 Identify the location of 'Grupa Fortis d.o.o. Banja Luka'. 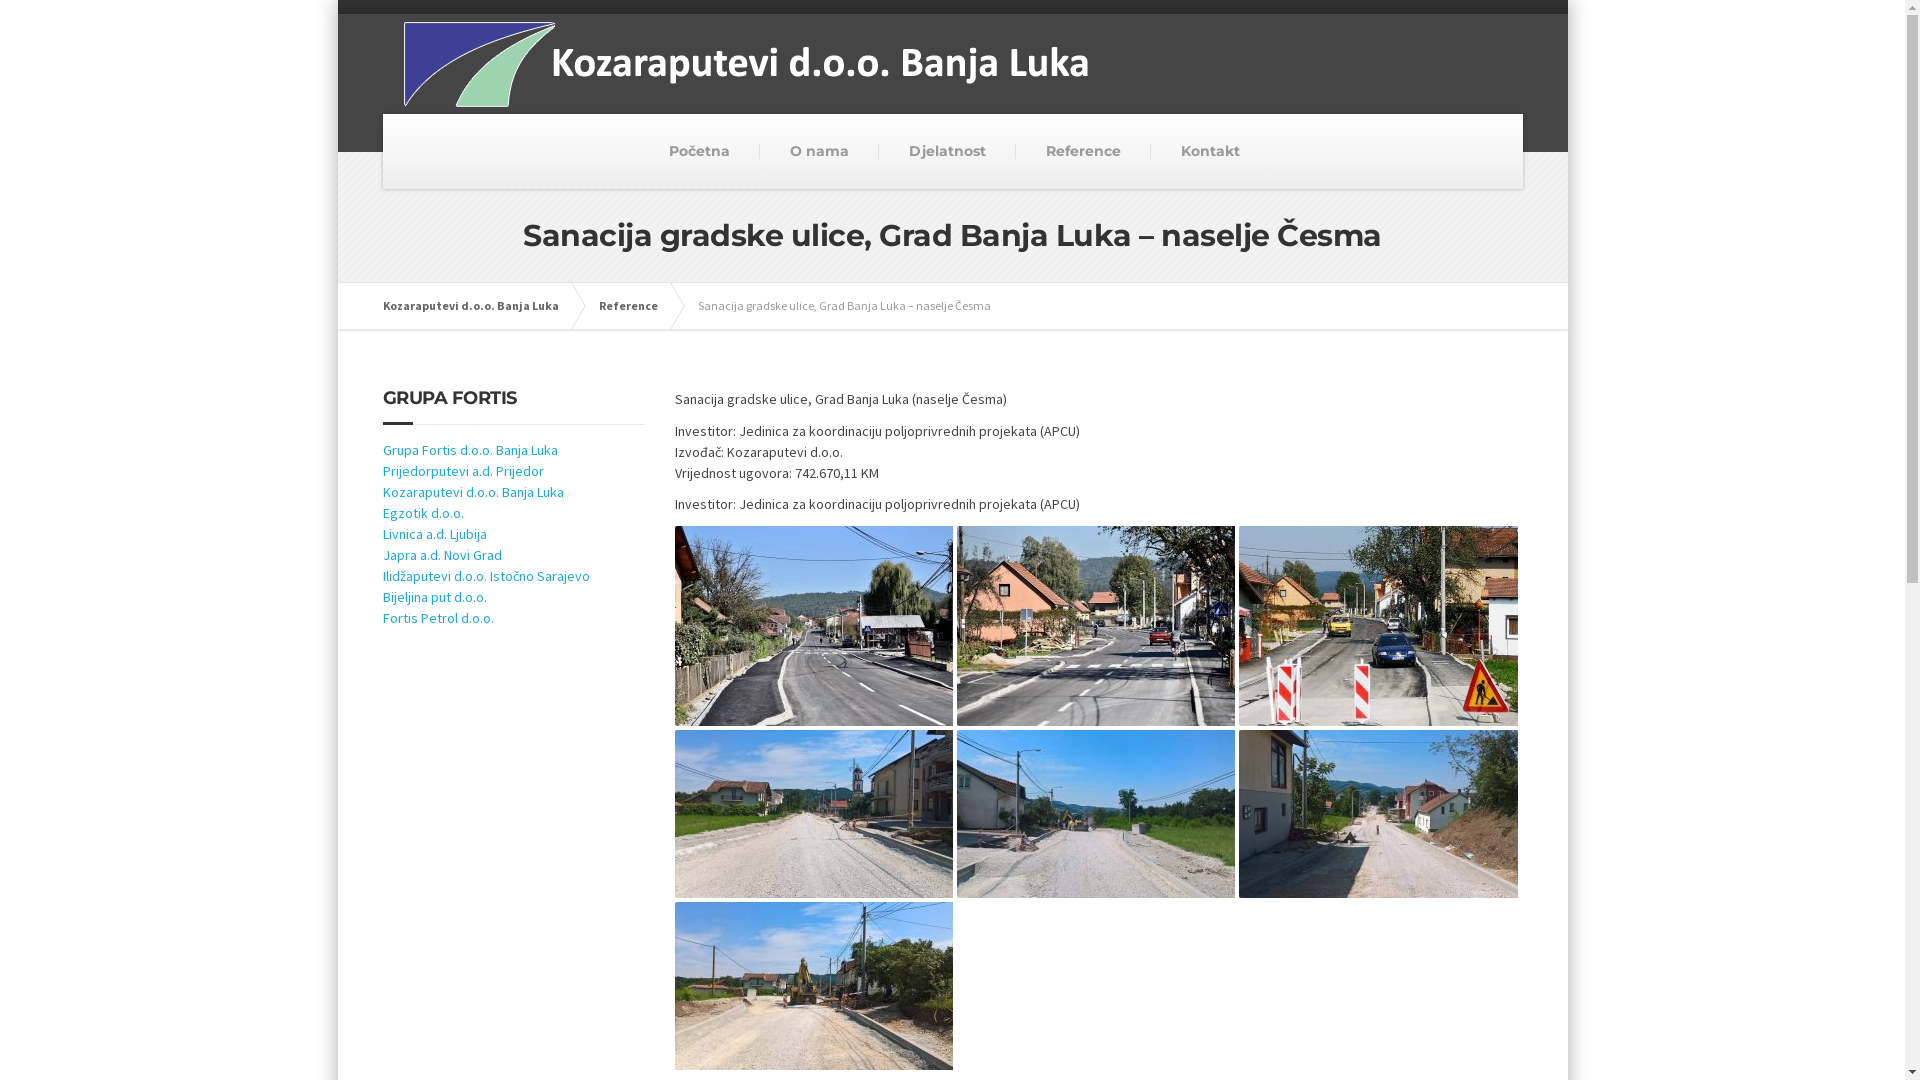
(468, 450).